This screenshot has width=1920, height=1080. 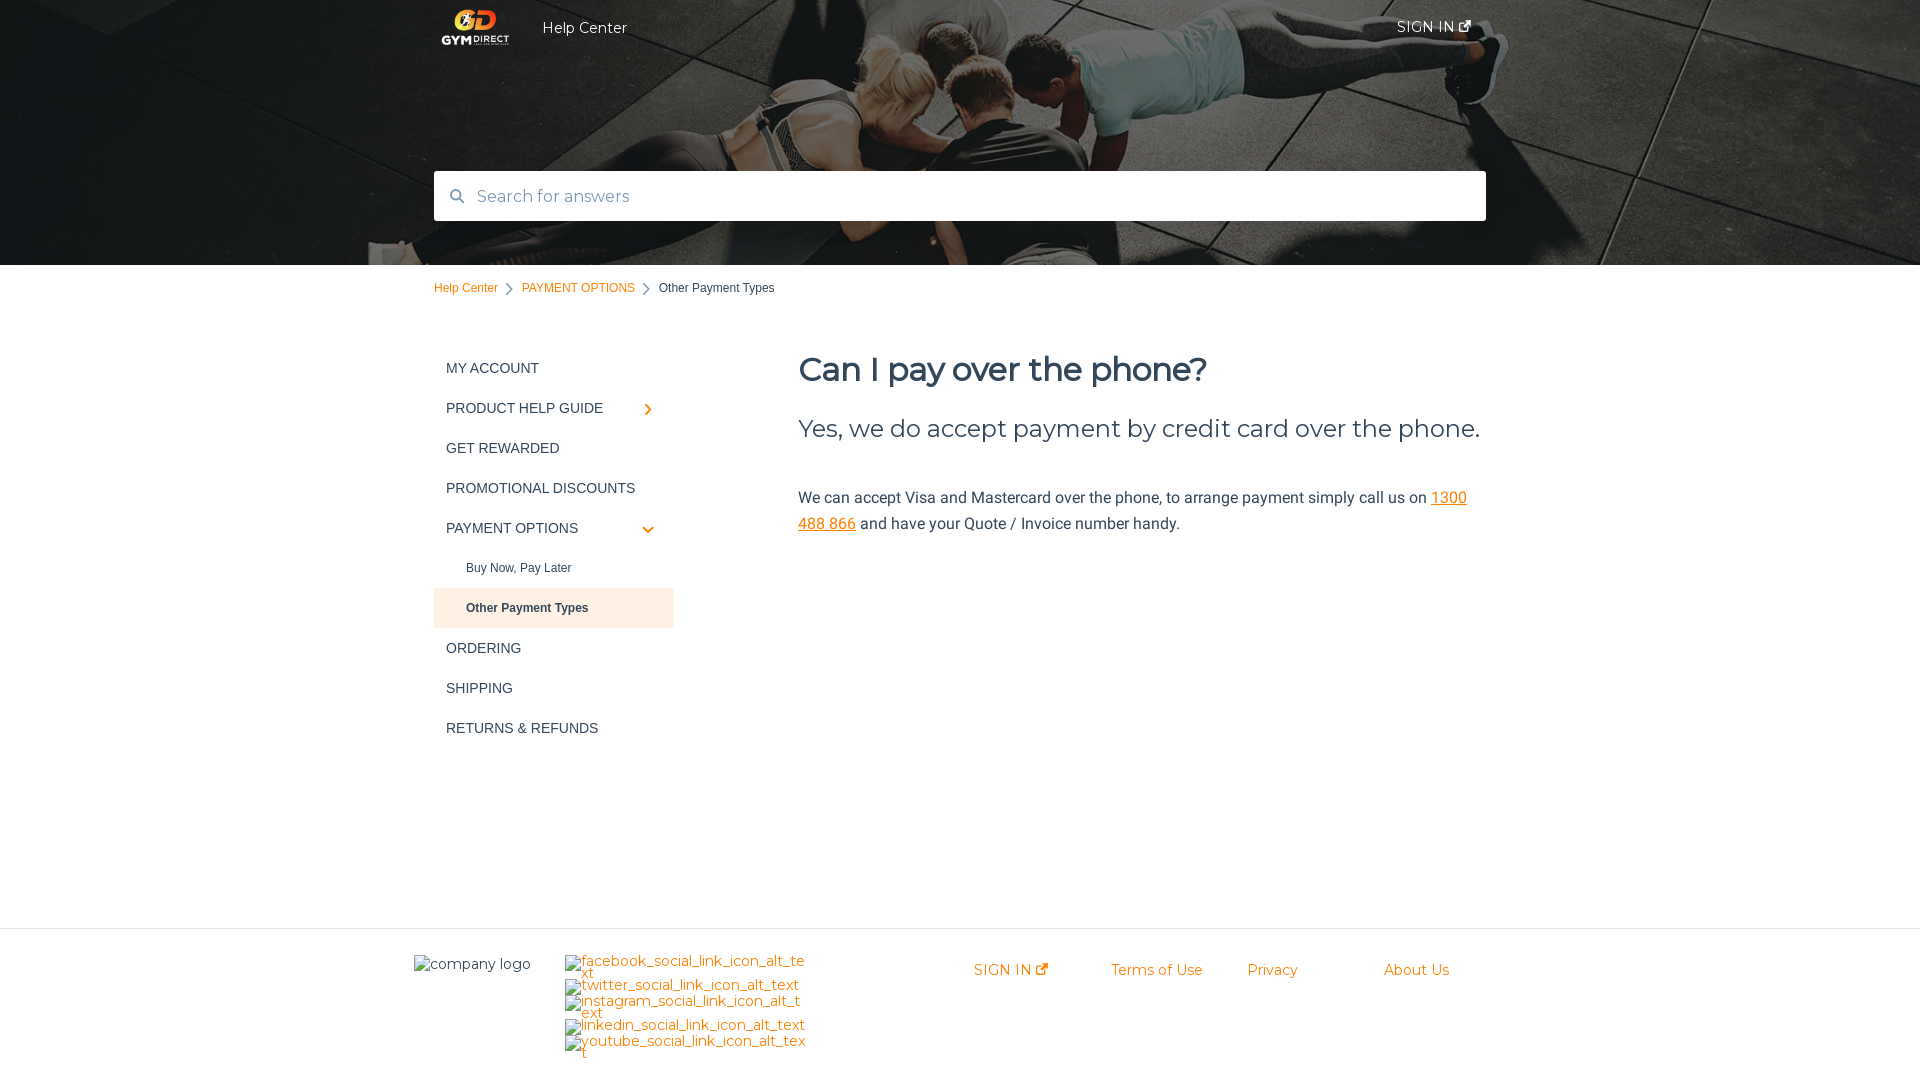 What do you see at coordinates (553, 446) in the screenshot?
I see `'GET REWARDED'` at bounding box center [553, 446].